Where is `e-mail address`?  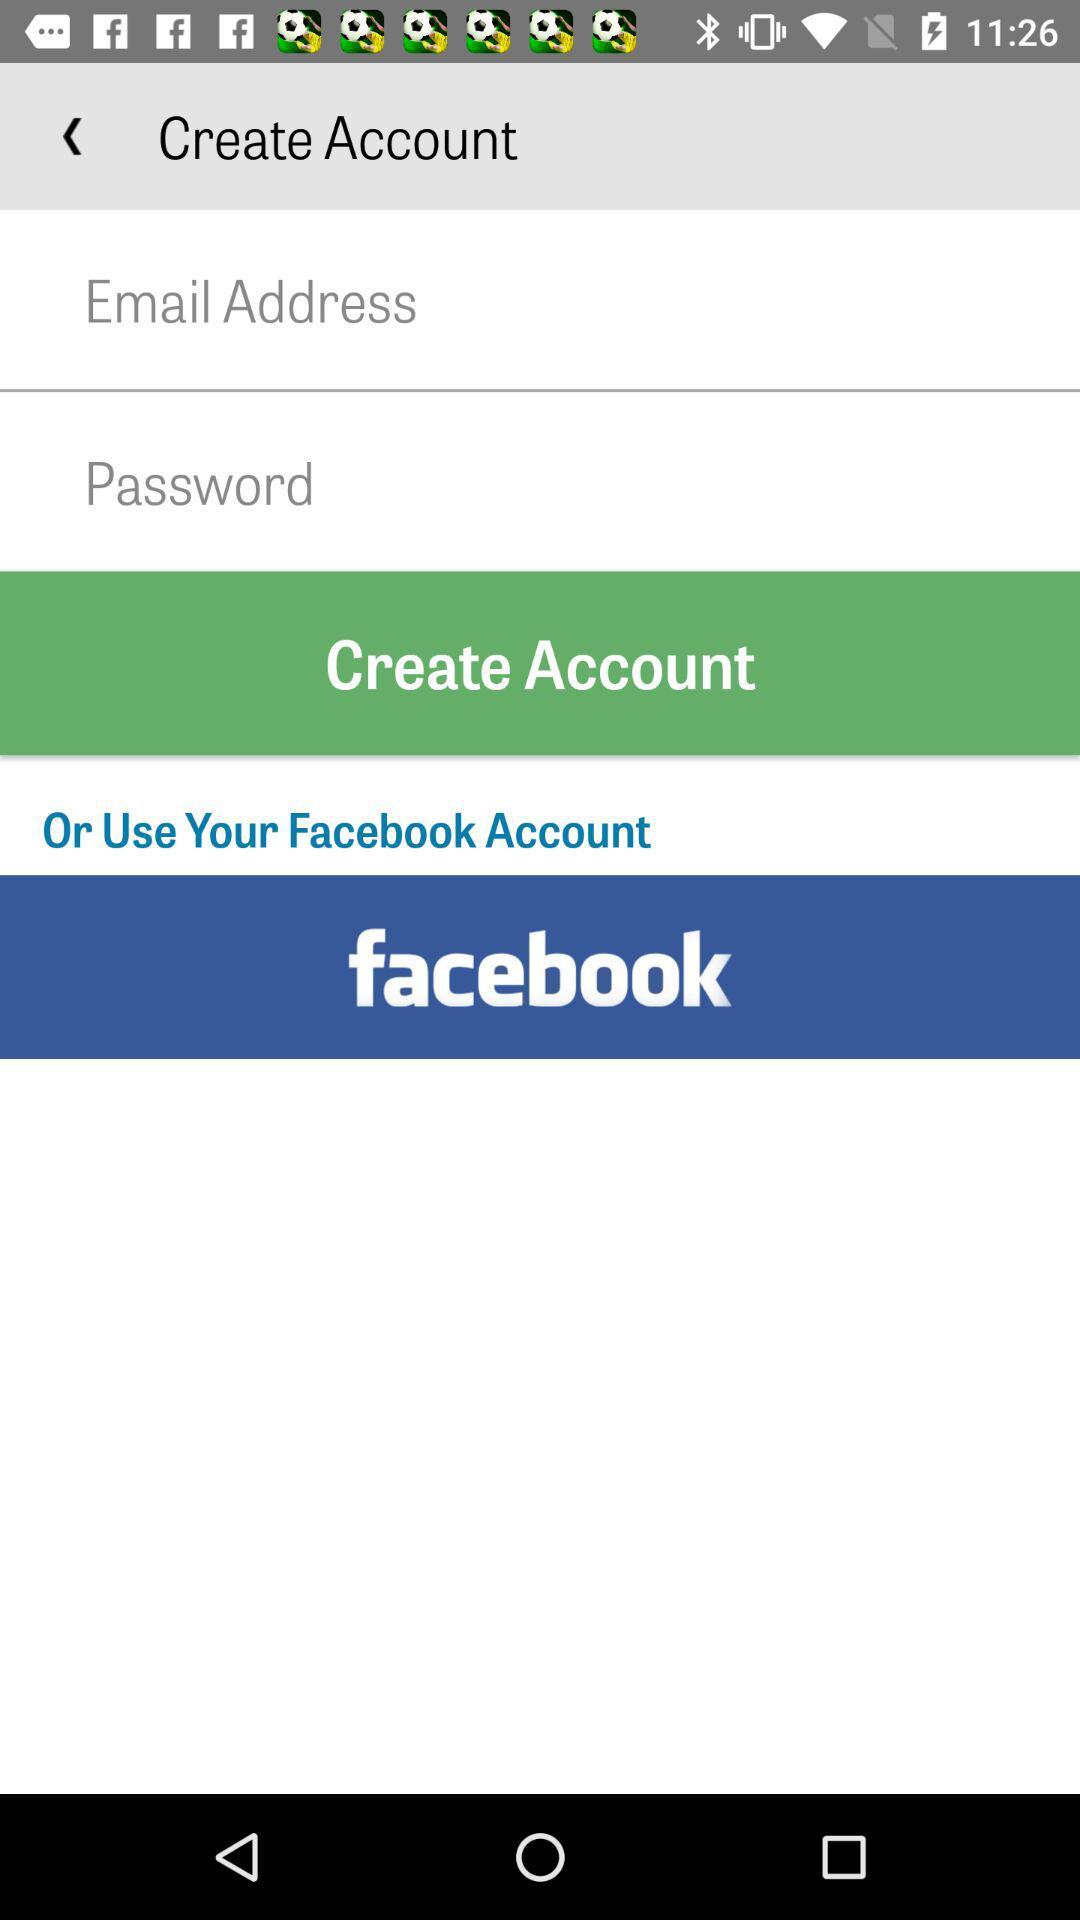 e-mail address is located at coordinates (582, 298).